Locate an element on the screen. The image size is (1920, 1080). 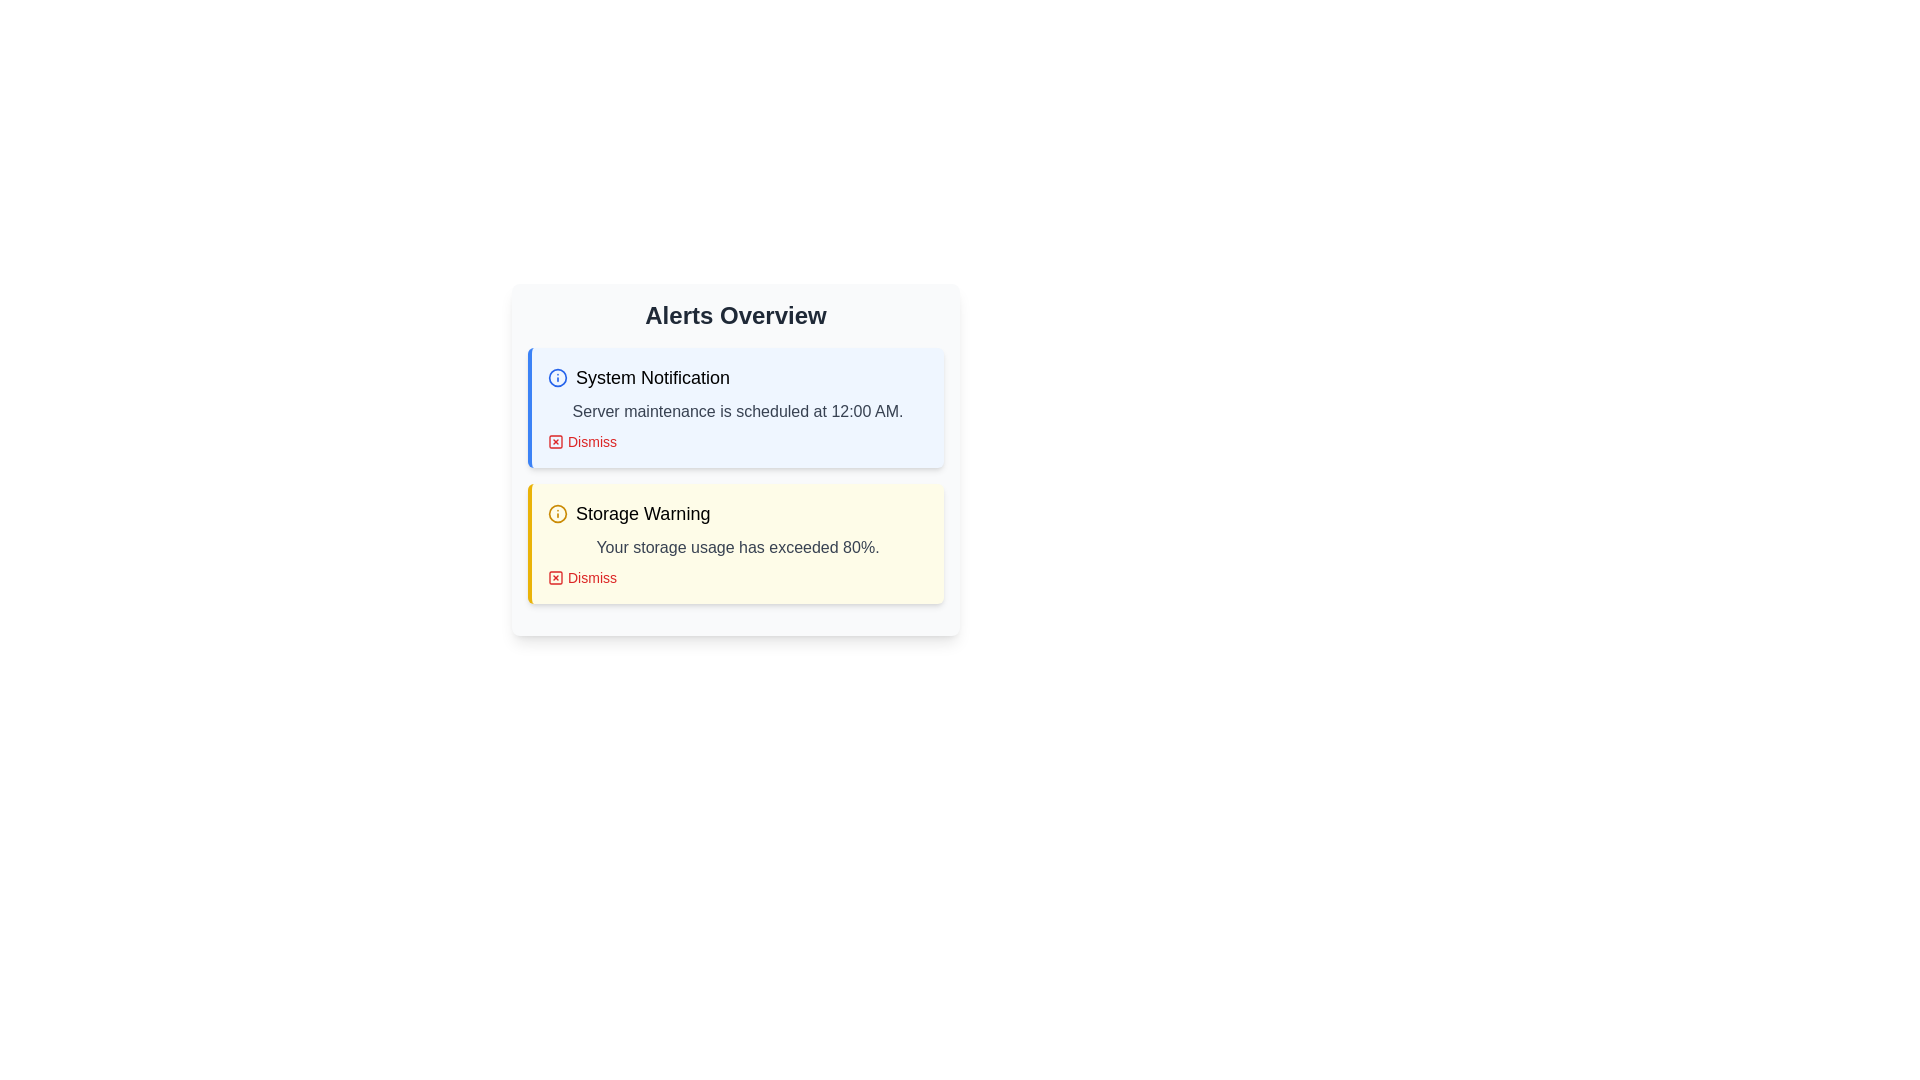
informational text about the scheduled server maintenance event located inside the 'System Notification' blue-bordered notification box, below the title and above the 'Dismiss' button is located at coordinates (737, 411).